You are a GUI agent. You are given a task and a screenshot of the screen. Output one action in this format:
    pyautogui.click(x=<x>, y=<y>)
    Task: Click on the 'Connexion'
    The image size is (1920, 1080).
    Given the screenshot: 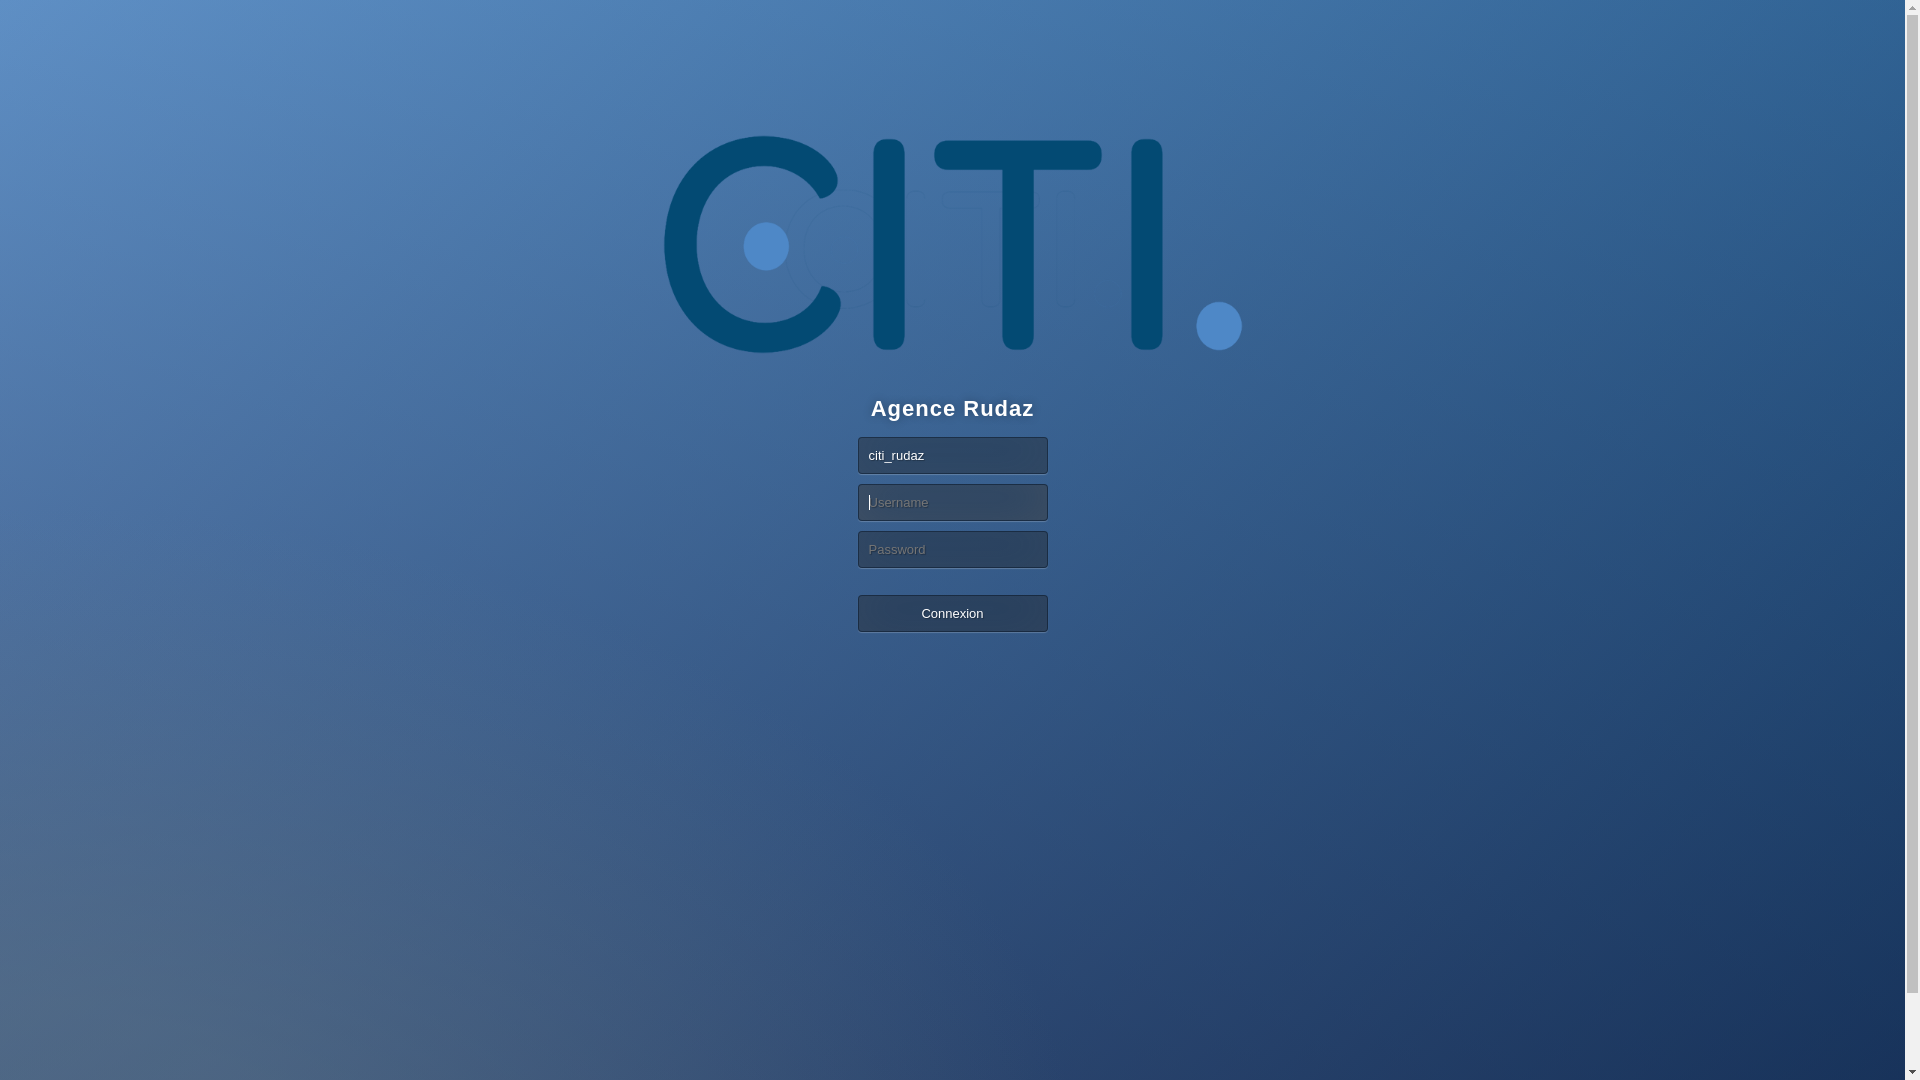 What is the action you would take?
    pyautogui.click(x=952, y=612)
    